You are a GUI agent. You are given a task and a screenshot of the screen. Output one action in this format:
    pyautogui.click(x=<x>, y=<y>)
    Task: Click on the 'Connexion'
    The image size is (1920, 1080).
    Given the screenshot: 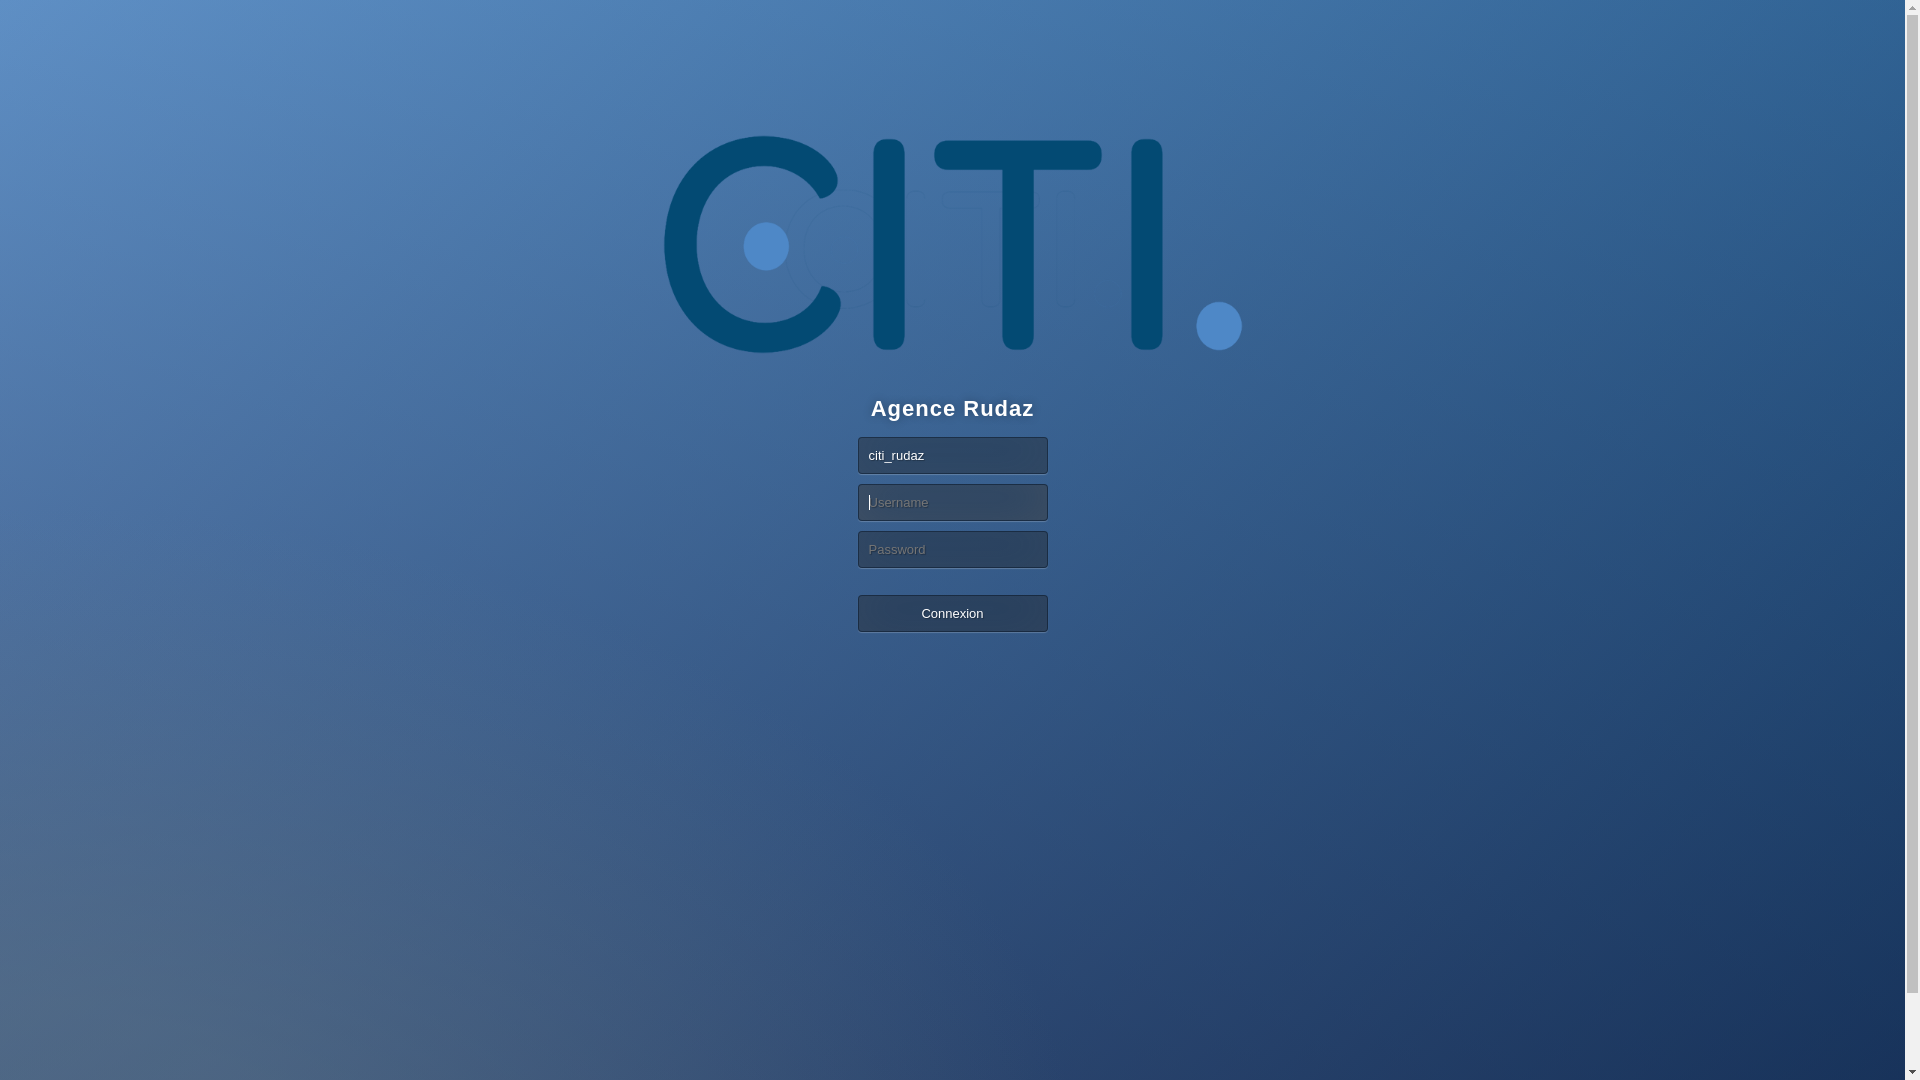 What is the action you would take?
    pyautogui.click(x=952, y=612)
    